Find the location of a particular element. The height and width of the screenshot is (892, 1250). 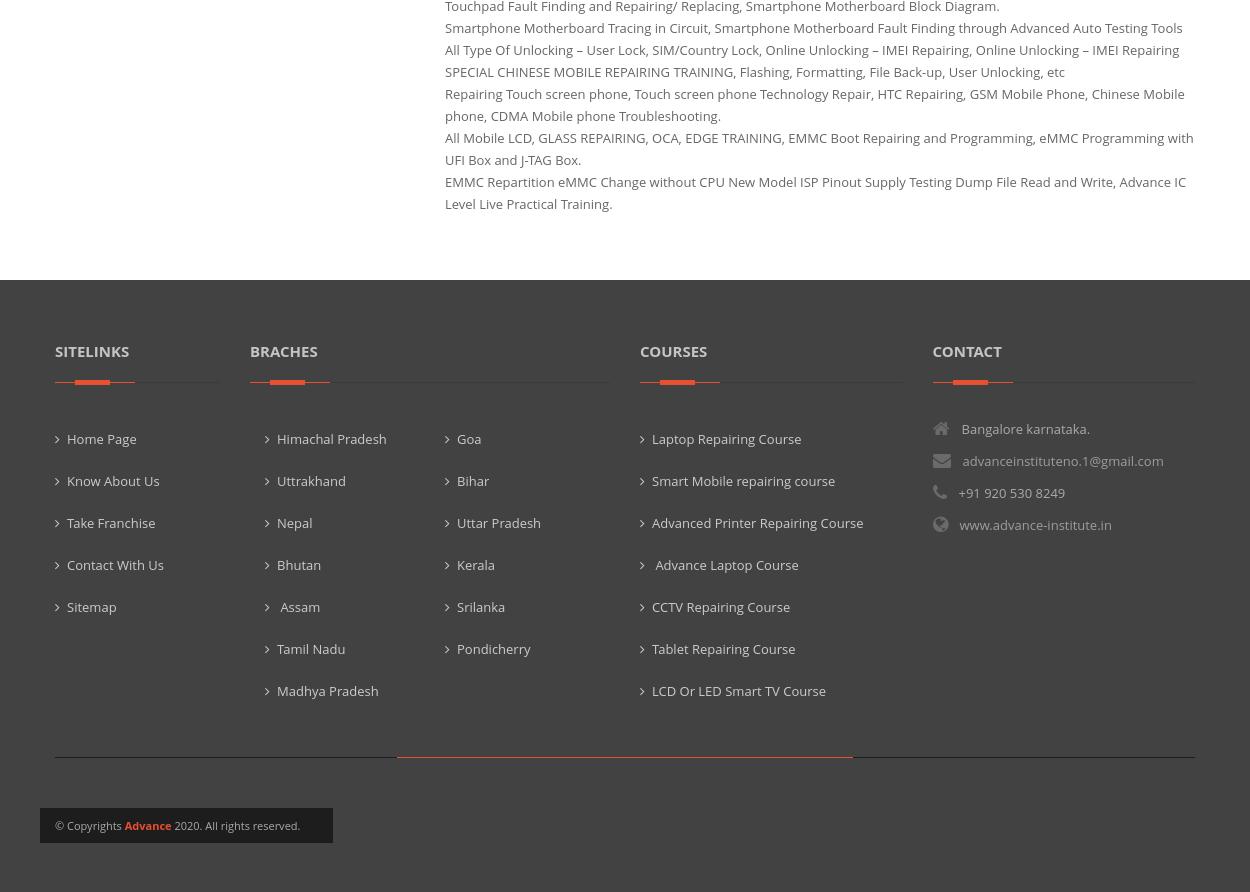

'Kerala' is located at coordinates (475, 563).